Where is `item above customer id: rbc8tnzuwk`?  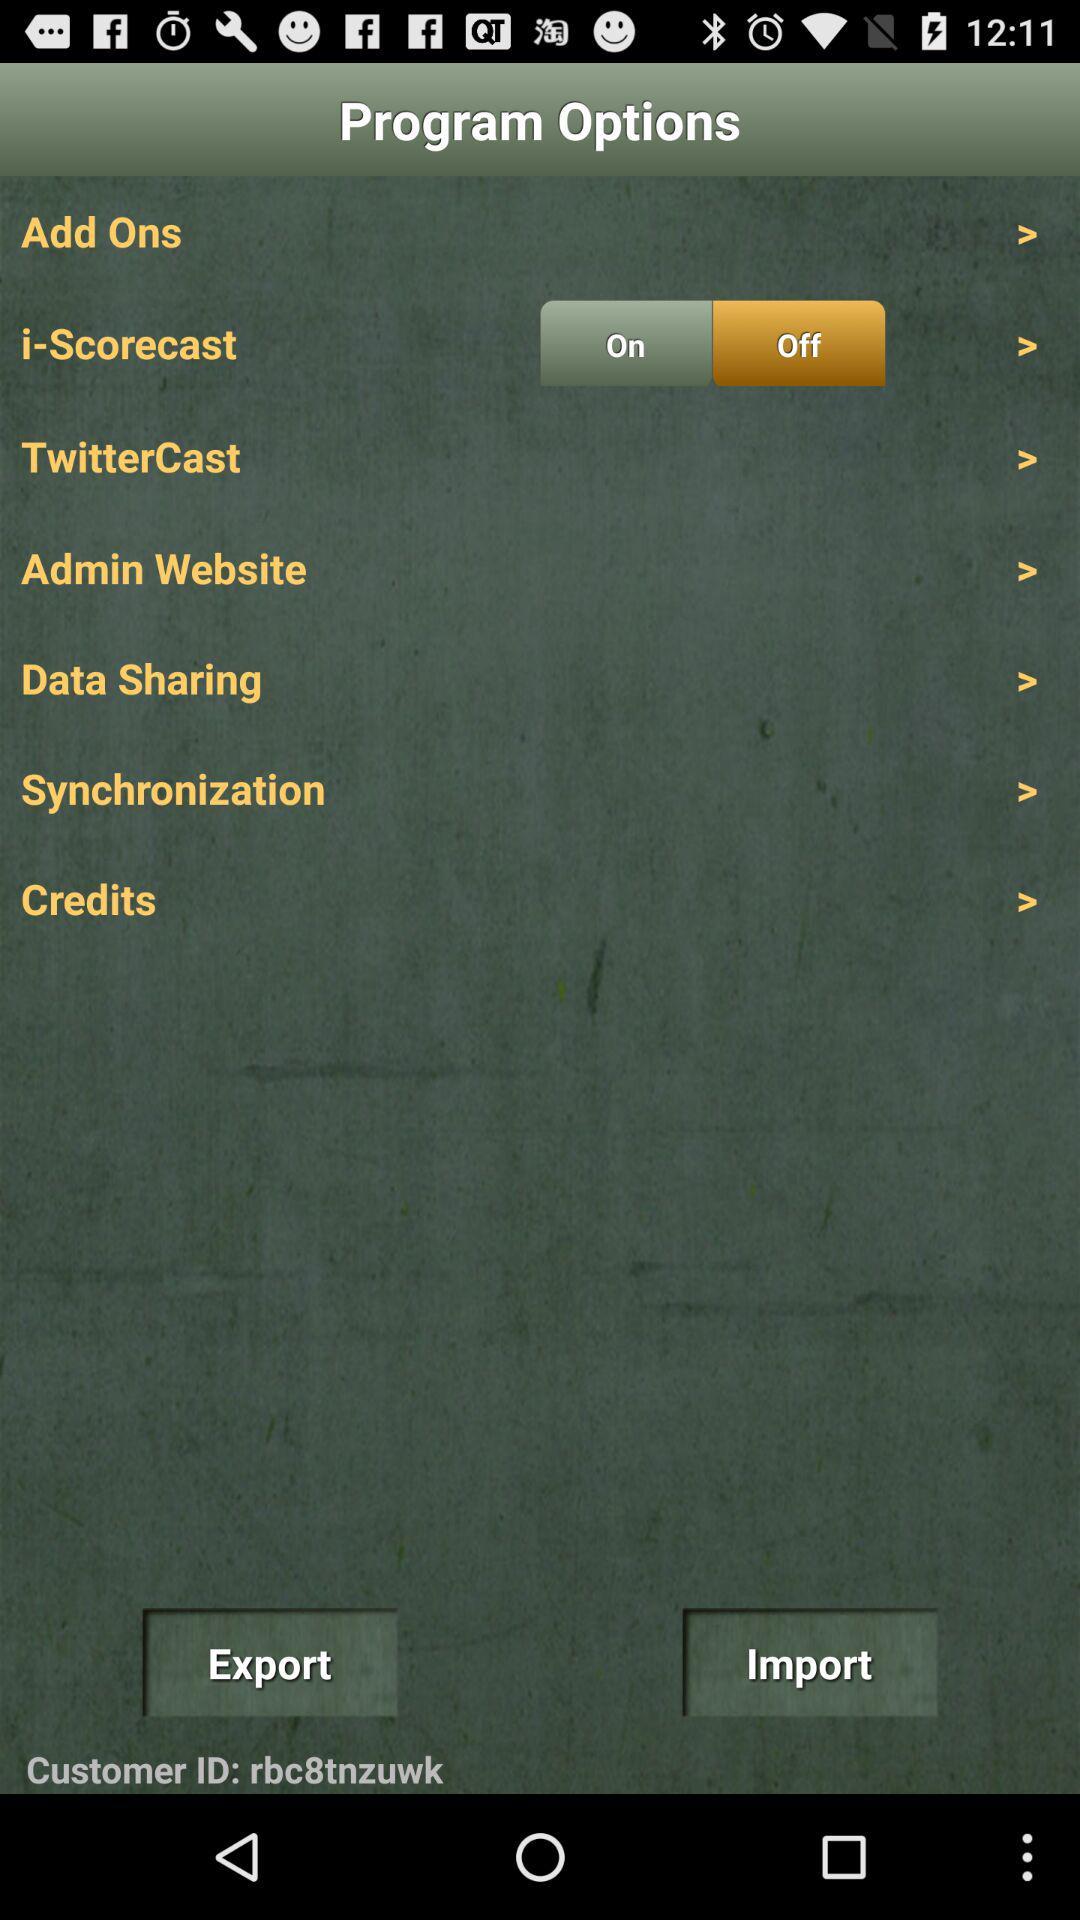
item above customer id: rbc8tnzuwk is located at coordinates (268, 1662).